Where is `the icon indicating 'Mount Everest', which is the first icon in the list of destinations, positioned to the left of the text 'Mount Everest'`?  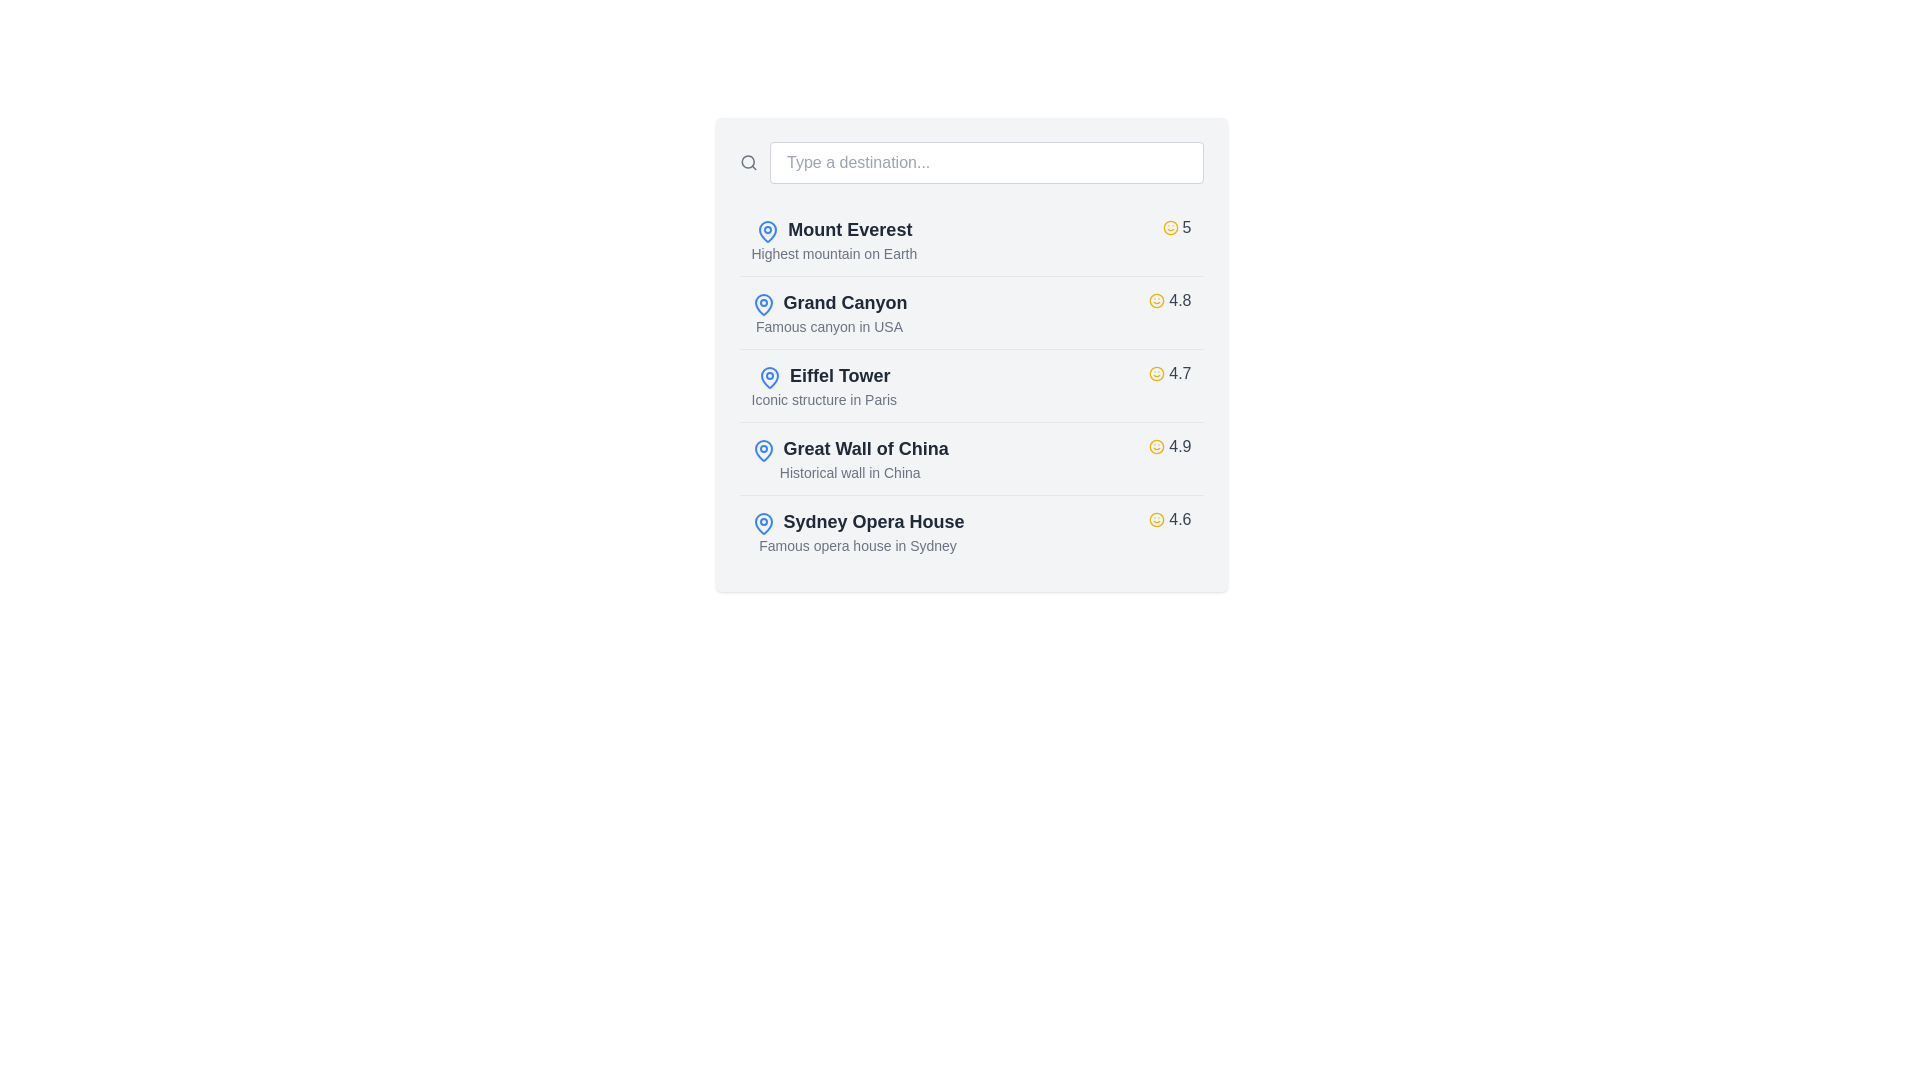 the icon indicating 'Mount Everest', which is the first icon in the list of destinations, positioned to the left of the text 'Mount Everest' is located at coordinates (767, 230).